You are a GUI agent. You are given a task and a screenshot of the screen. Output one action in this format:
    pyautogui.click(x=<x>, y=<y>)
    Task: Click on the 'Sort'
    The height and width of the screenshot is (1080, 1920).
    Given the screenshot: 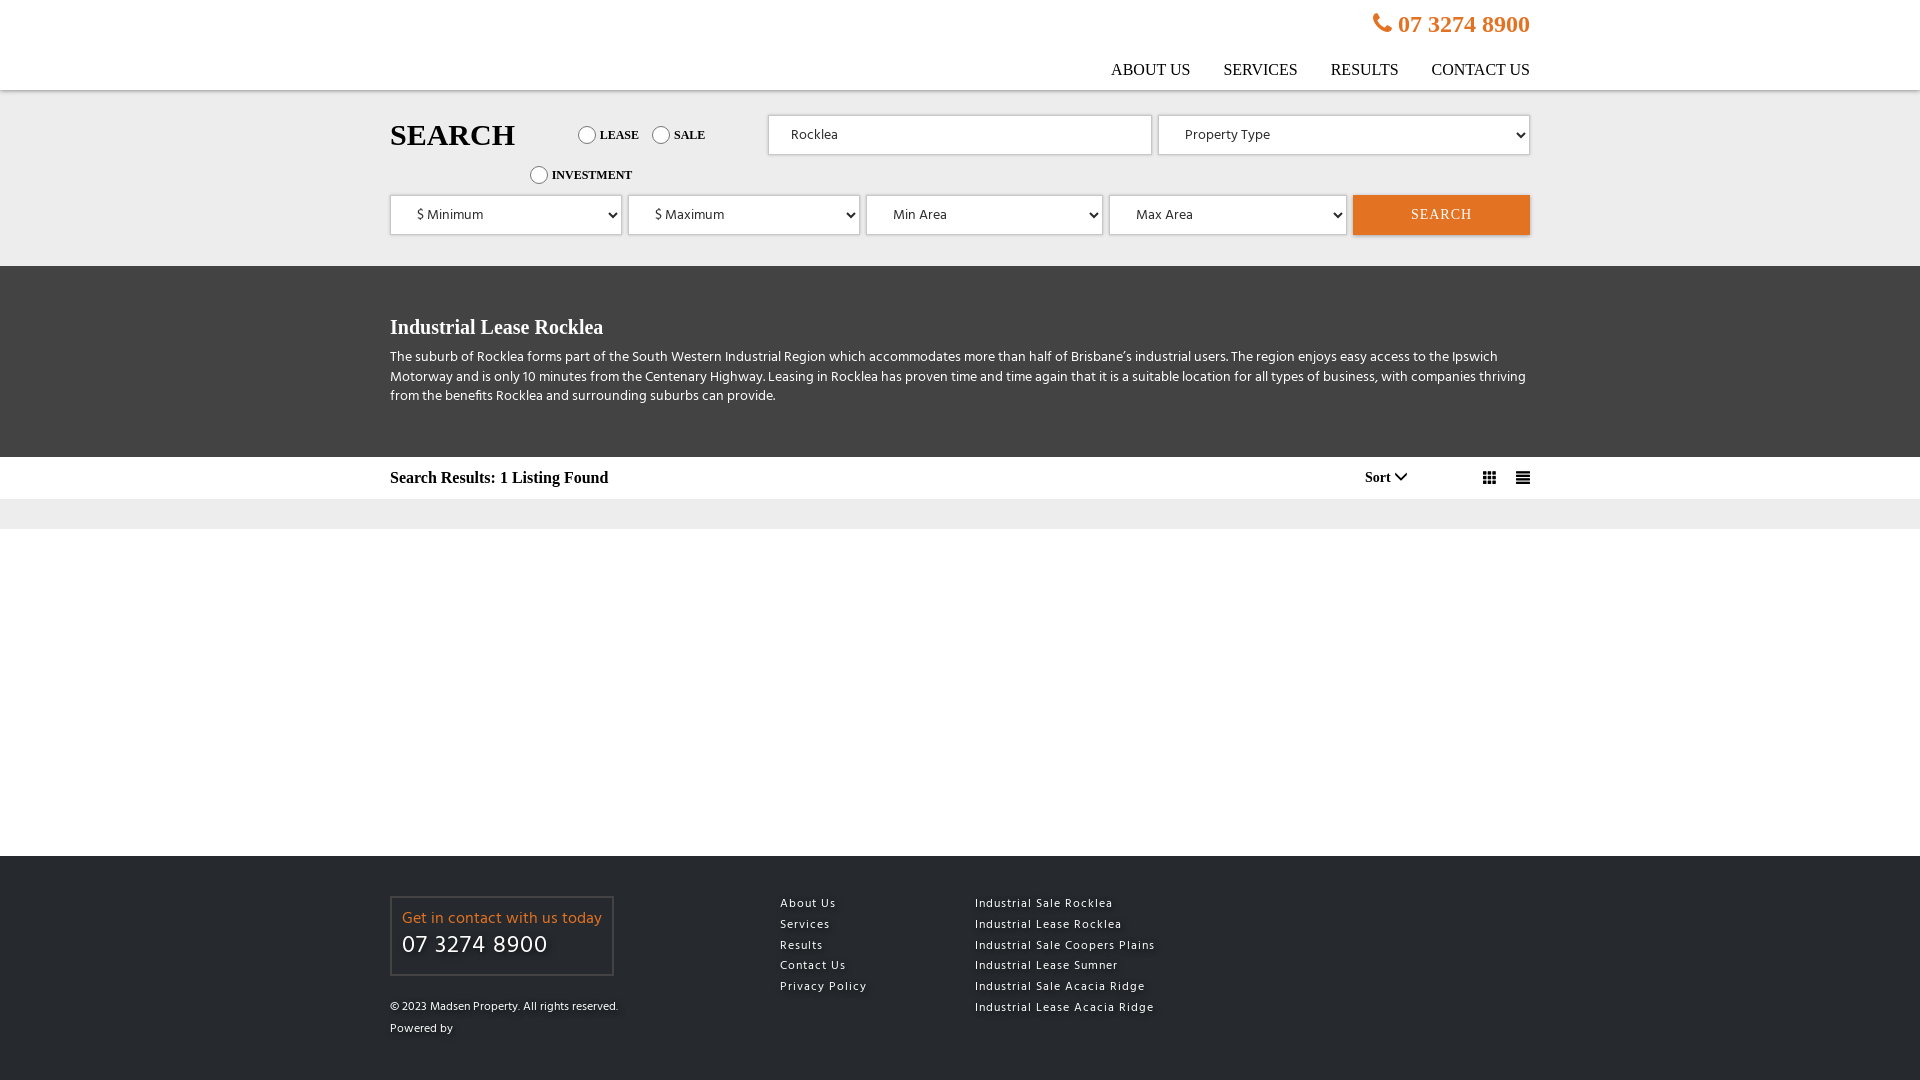 What is the action you would take?
    pyautogui.click(x=1385, y=477)
    